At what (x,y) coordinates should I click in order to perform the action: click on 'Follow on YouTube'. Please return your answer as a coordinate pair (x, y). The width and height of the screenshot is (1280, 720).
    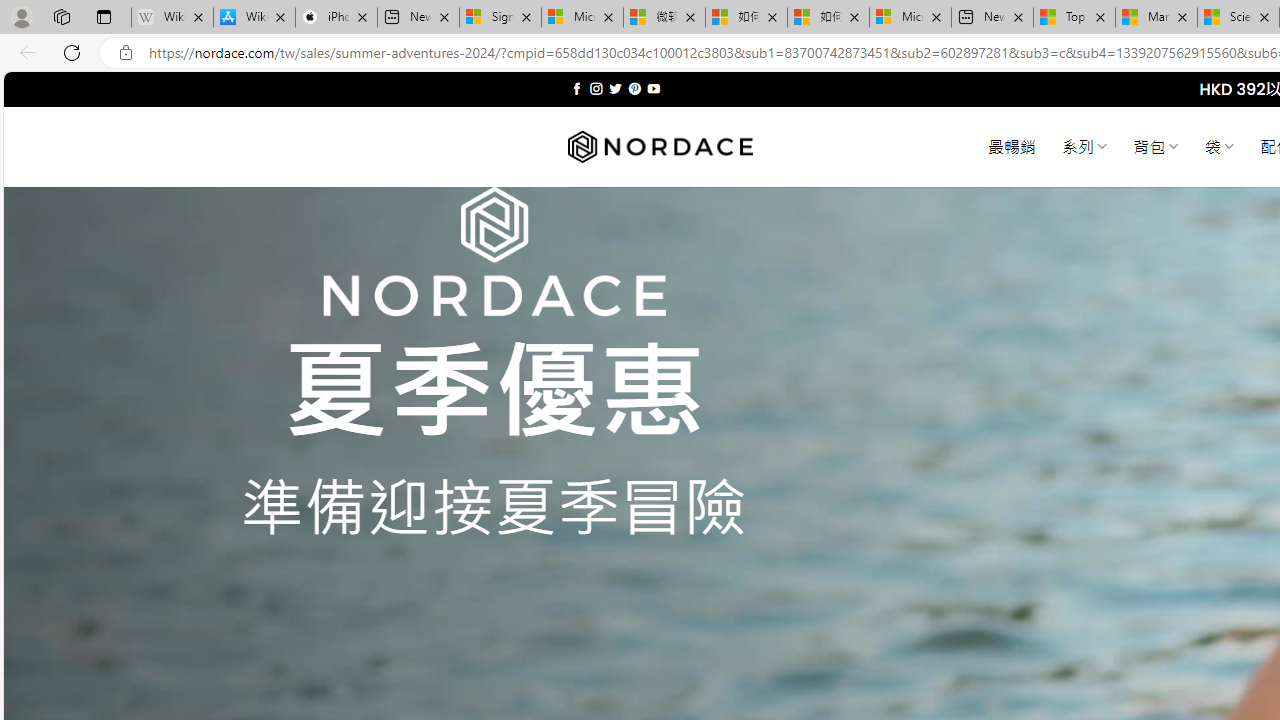
    Looking at the image, I should click on (653, 88).